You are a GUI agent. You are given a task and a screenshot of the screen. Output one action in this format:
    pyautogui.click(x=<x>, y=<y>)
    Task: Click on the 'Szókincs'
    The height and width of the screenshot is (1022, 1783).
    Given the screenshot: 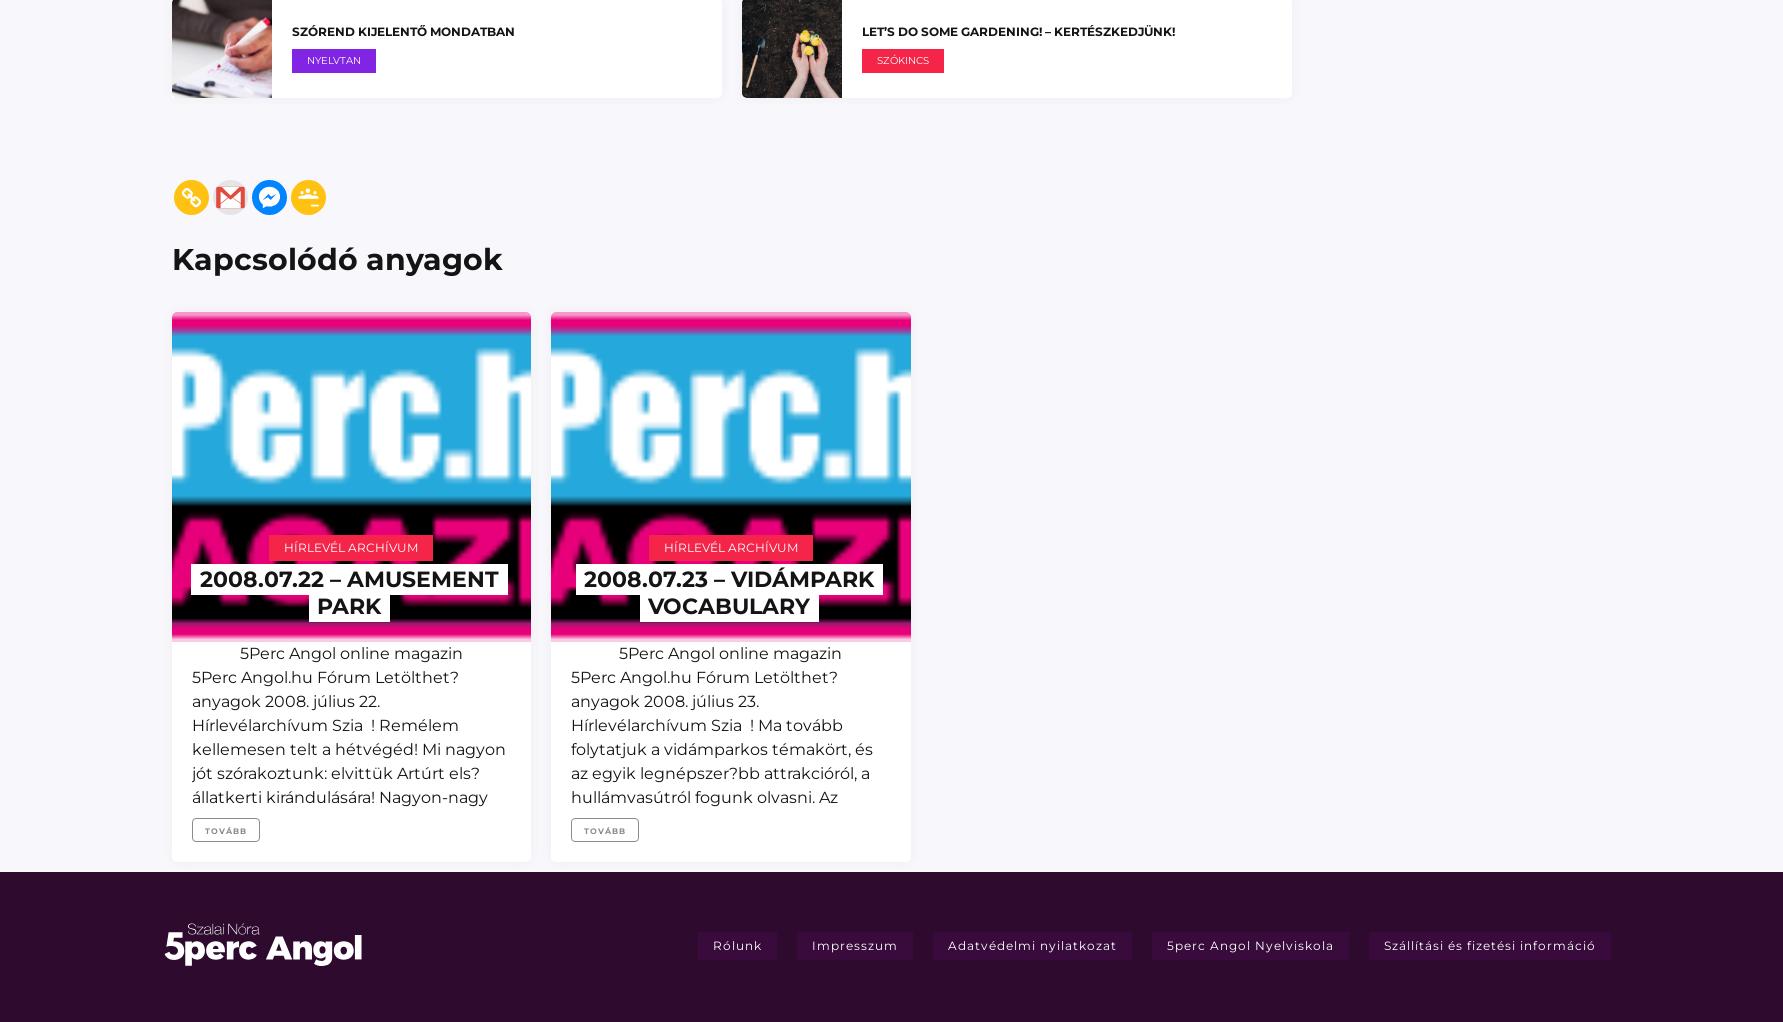 What is the action you would take?
    pyautogui.click(x=901, y=60)
    